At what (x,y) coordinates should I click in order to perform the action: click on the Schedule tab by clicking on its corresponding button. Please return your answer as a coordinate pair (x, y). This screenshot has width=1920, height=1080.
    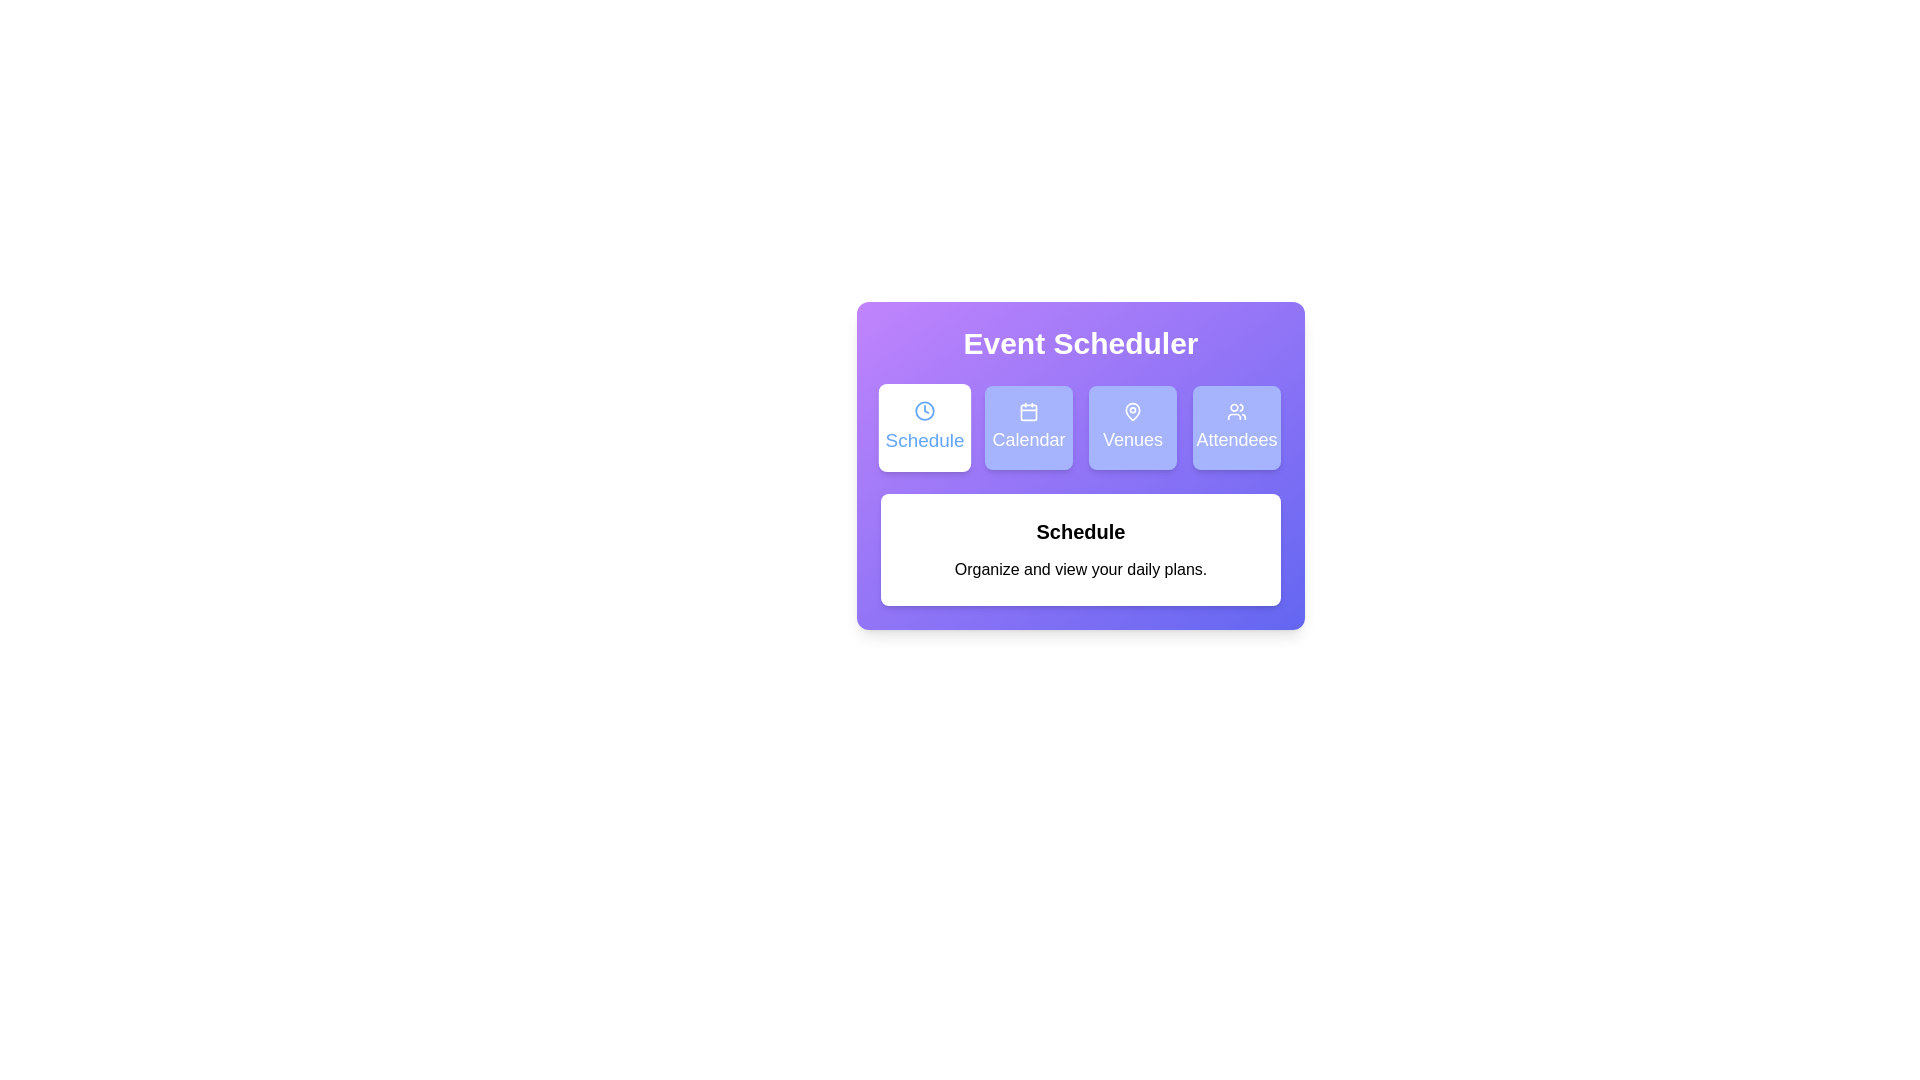
    Looking at the image, I should click on (924, 427).